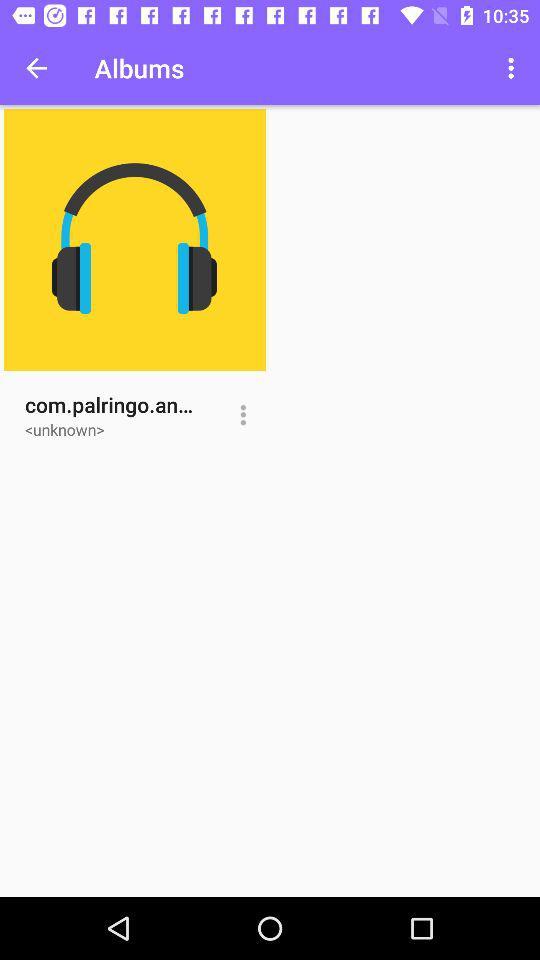 This screenshot has width=540, height=960. What do you see at coordinates (243, 414) in the screenshot?
I see `item to the right of com.palringo.android icon` at bounding box center [243, 414].